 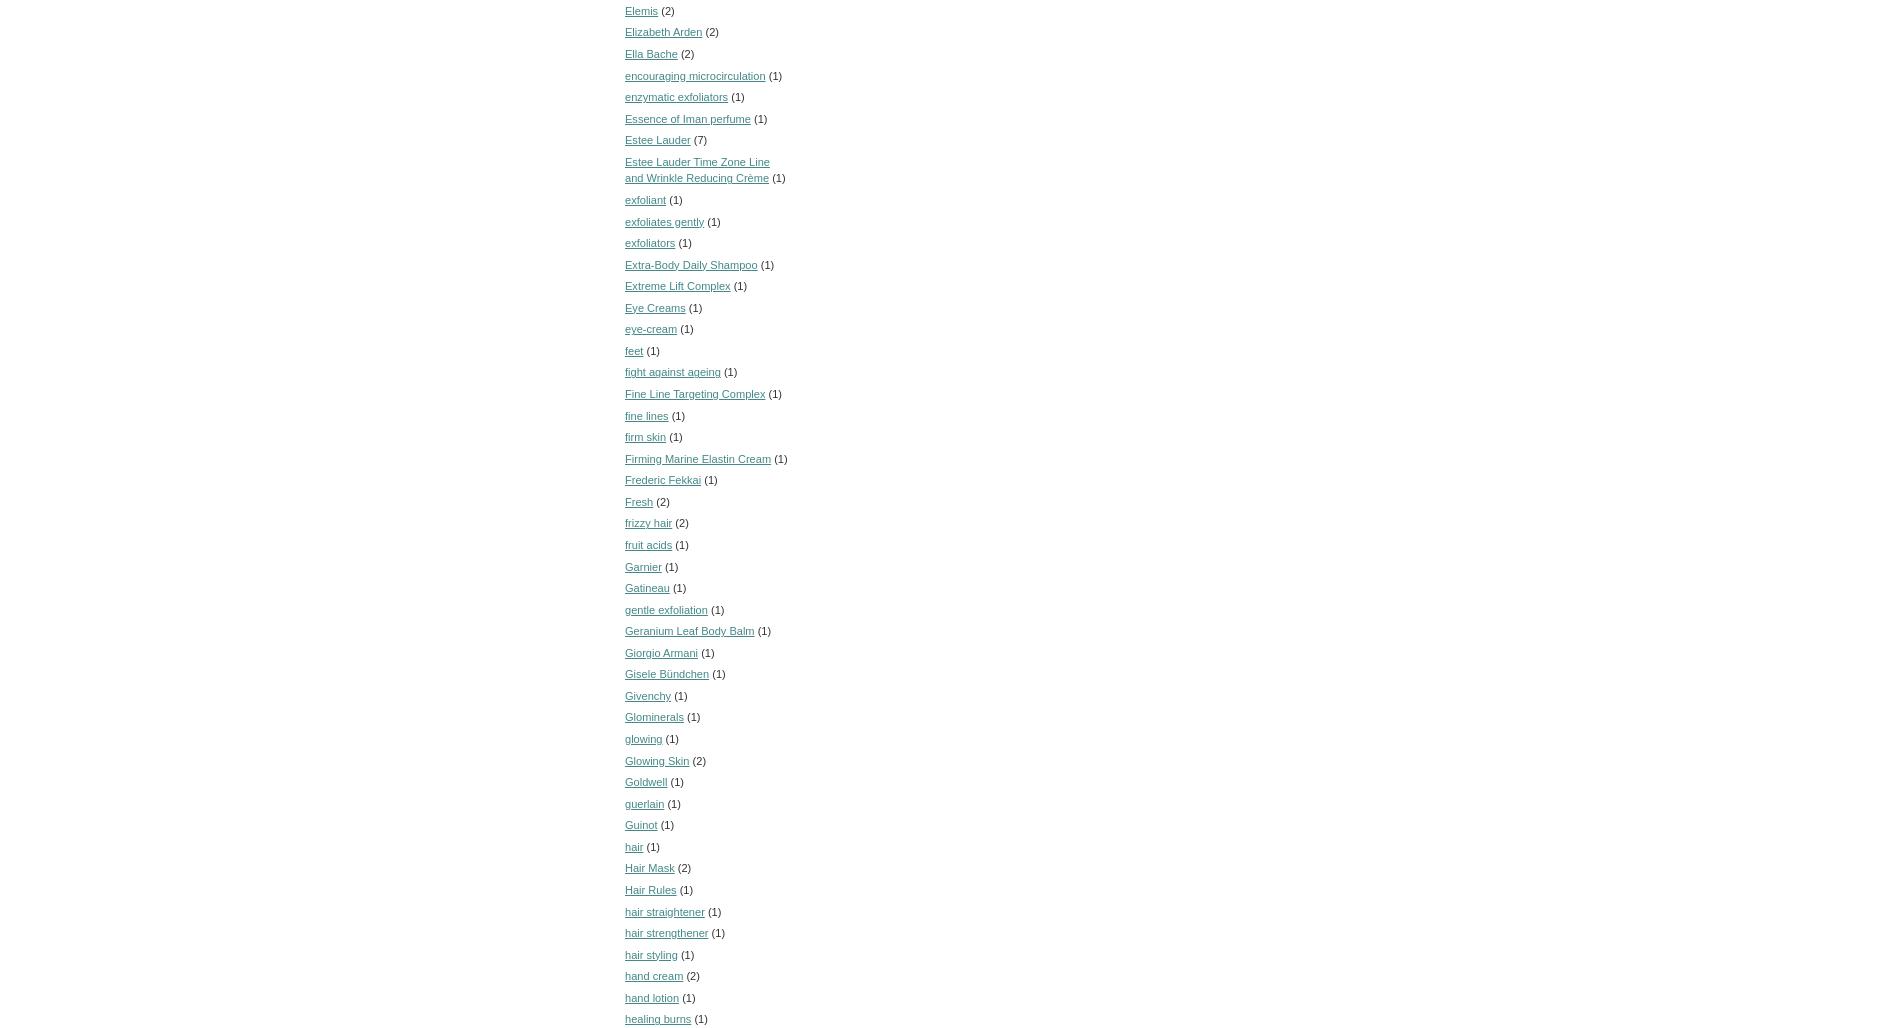 What do you see at coordinates (624, 394) in the screenshot?
I see `'Fine Line Targeting Complex'` at bounding box center [624, 394].